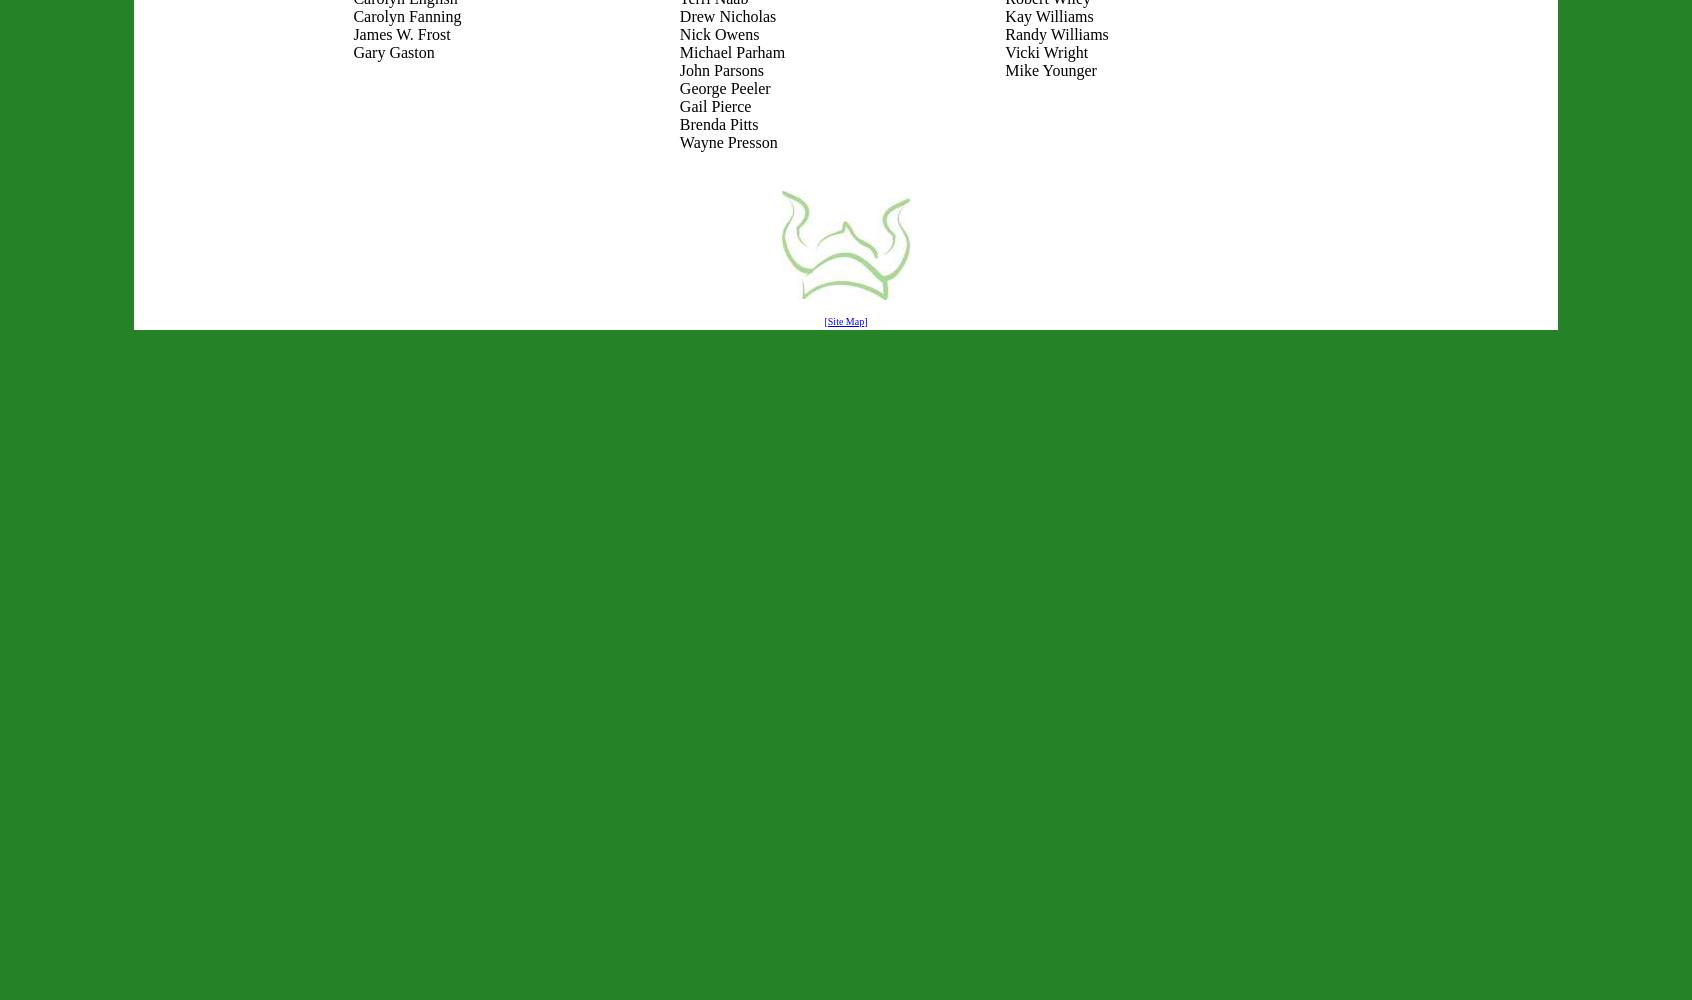 The image size is (1692, 1000). What do you see at coordinates (393, 52) in the screenshot?
I see `'Gary Gaston'` at bounding box center [393, 52].